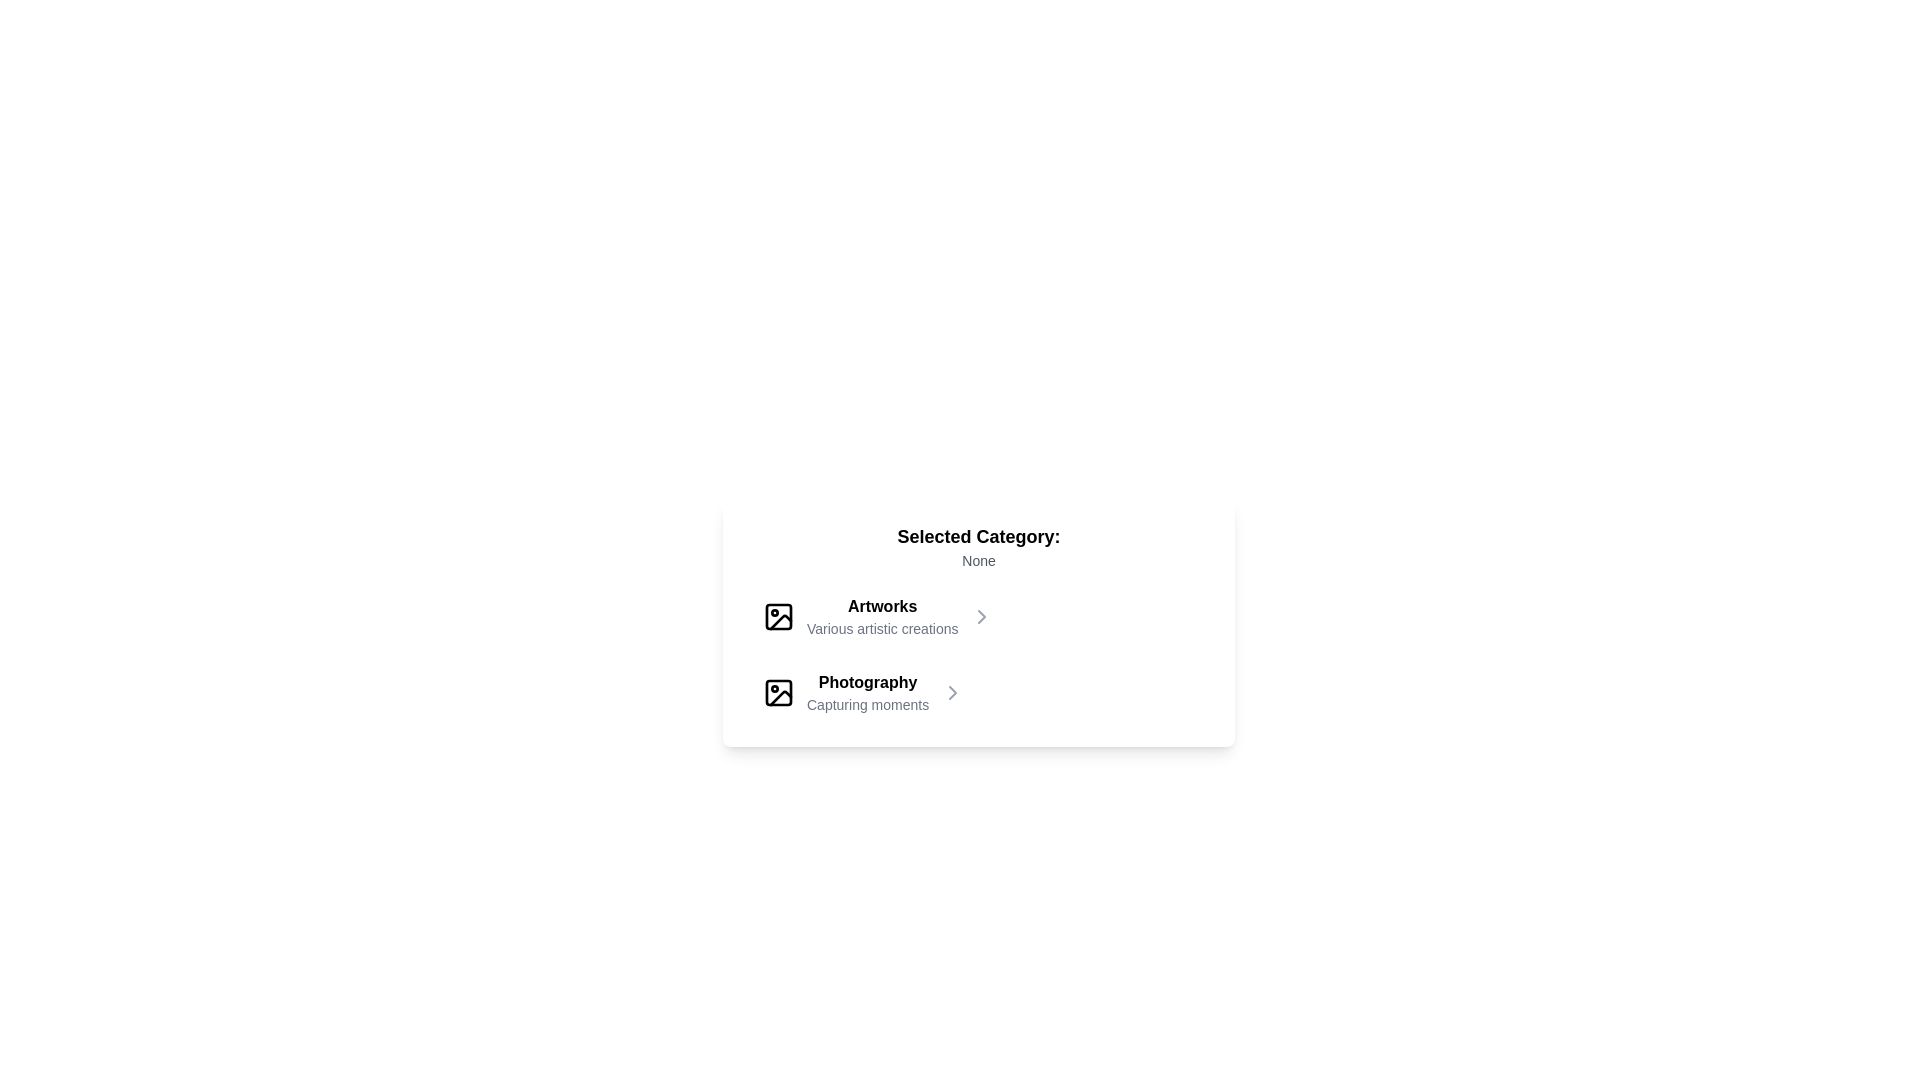 The width and height of the screenshot is (1920, 1080). What do you see at coordinates (979, 535) in the screenshot?
I see `the static text label displaying 'Selected Category:' which is bold and larger in font size, positioned centrally in the upper section of the interface` at bounding box center [979, 535].